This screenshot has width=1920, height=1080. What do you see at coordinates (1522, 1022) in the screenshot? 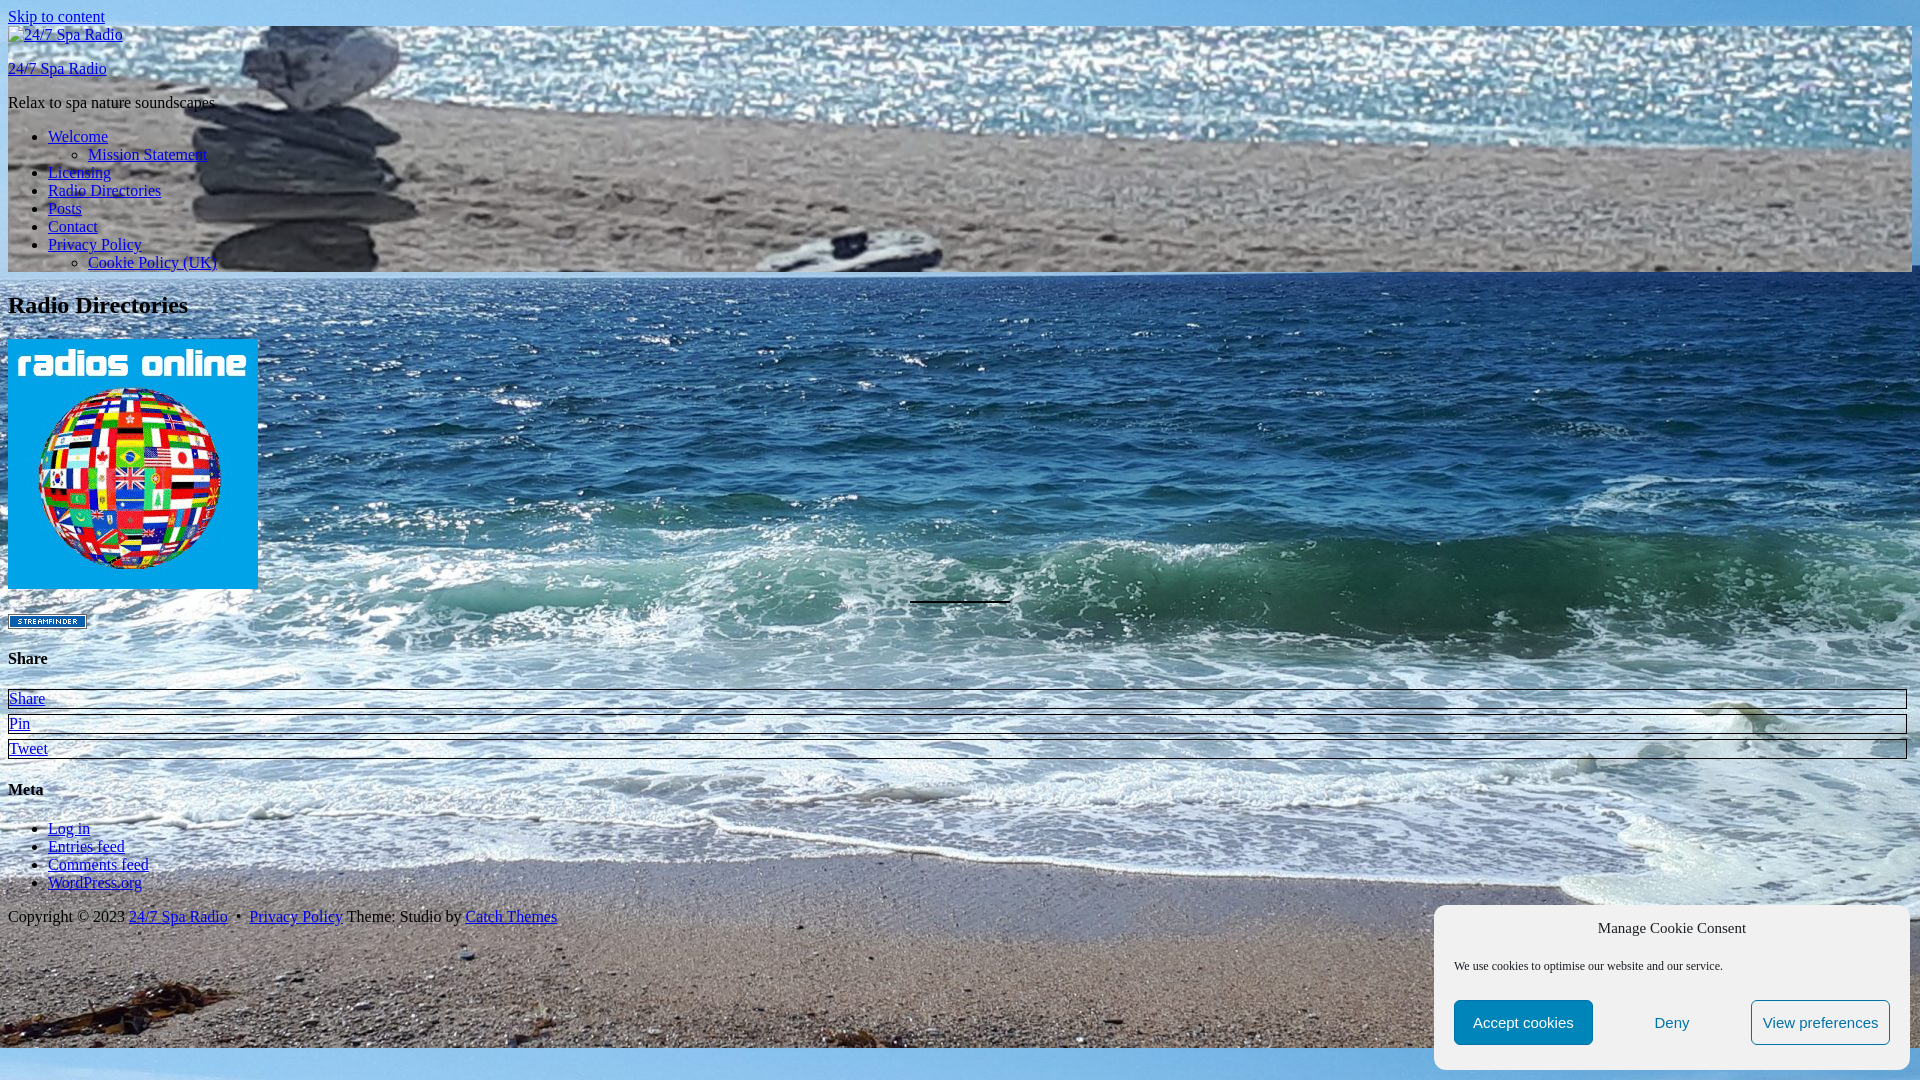
I see `'Accept cookies'` at bounding box center [1522, 1022].